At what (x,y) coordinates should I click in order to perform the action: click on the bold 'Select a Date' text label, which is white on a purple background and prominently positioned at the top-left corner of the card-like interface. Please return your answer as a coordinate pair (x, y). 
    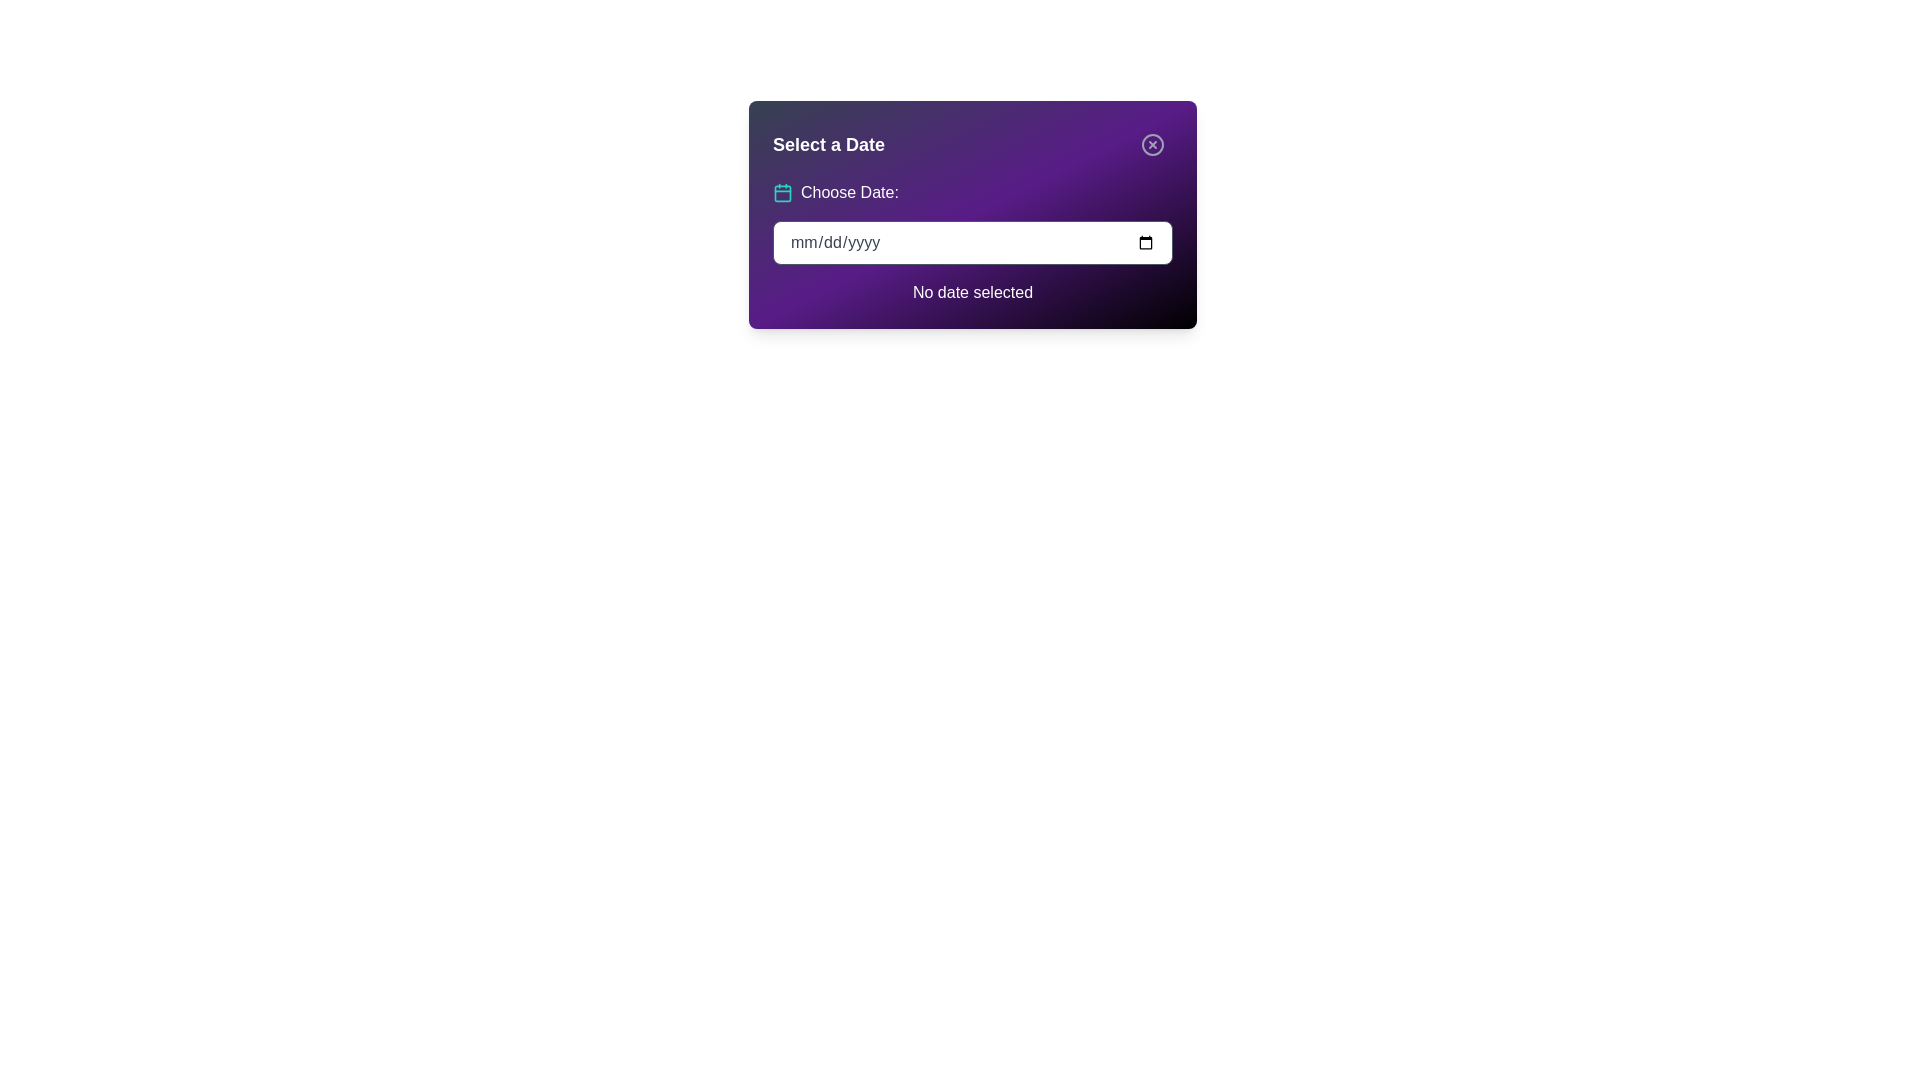
    Looking at the image, I should click on (829, 144).